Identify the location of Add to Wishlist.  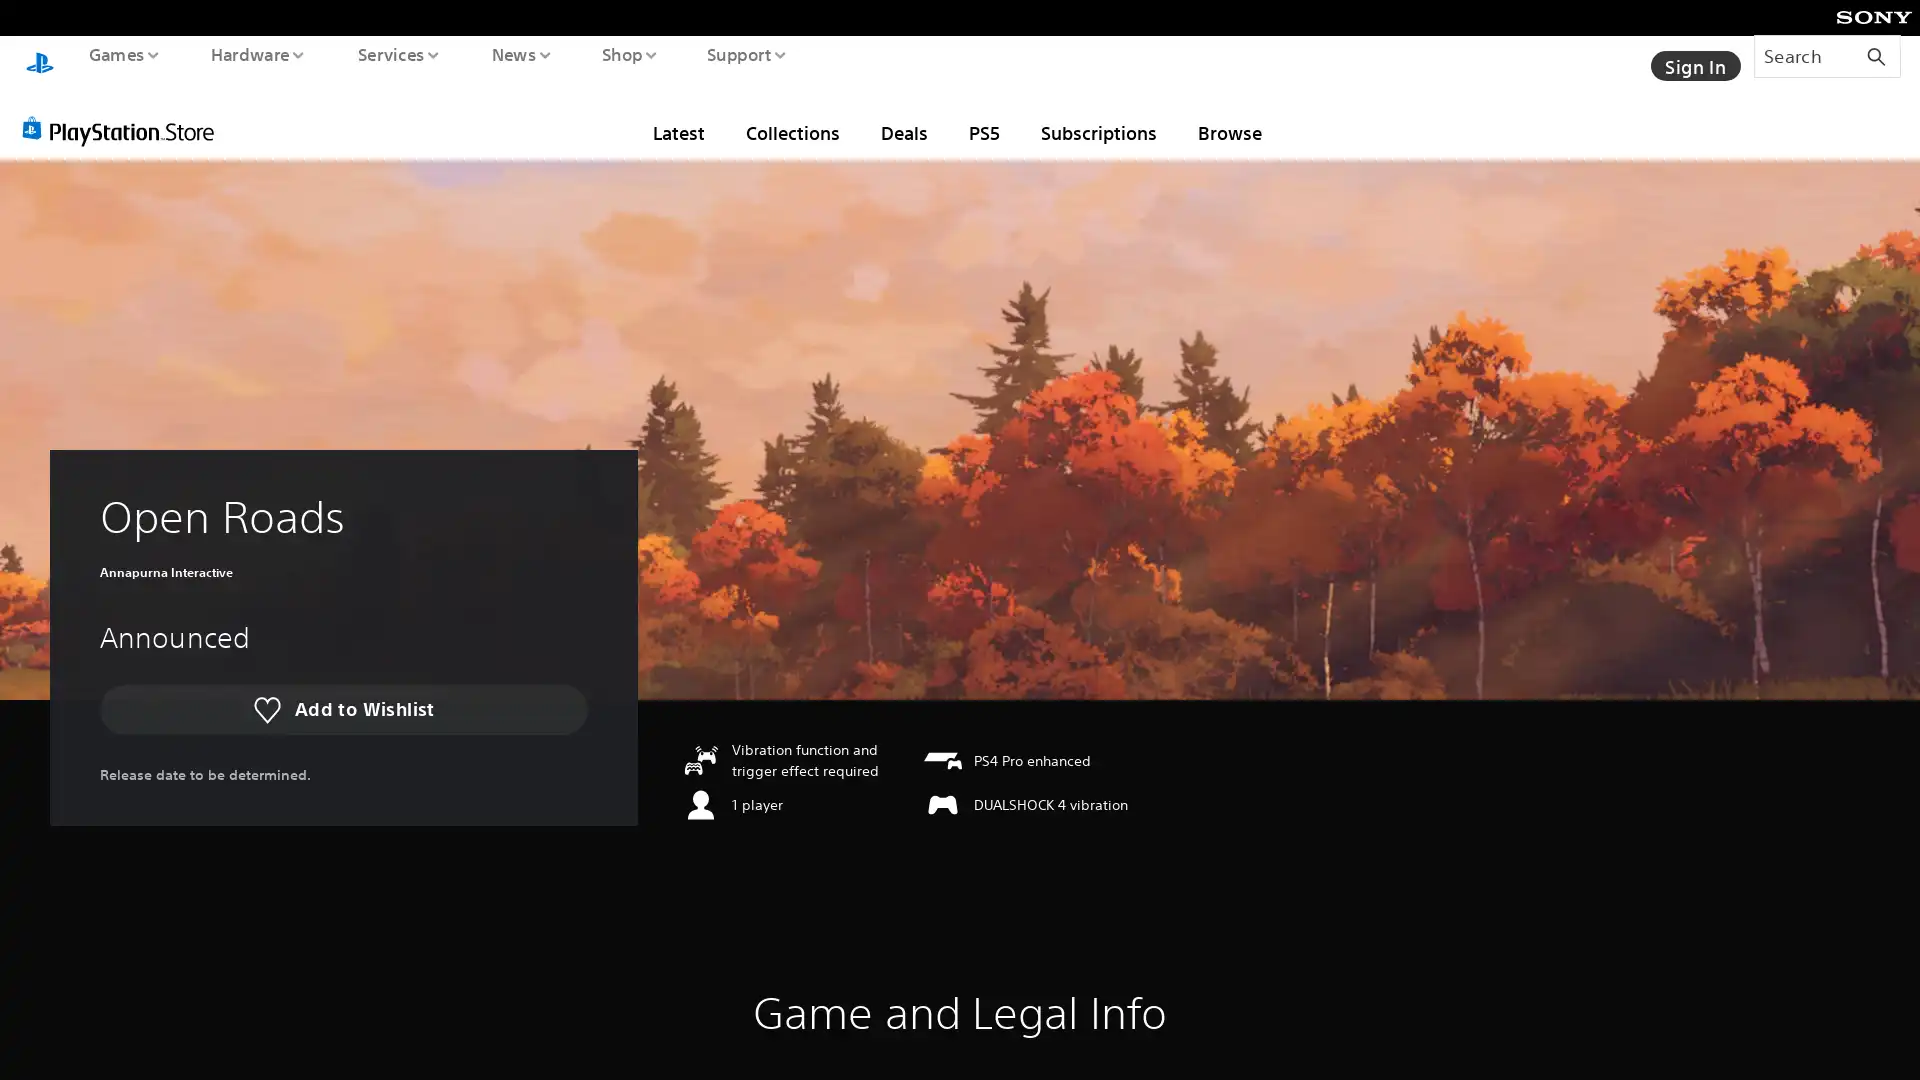
(343, 689).